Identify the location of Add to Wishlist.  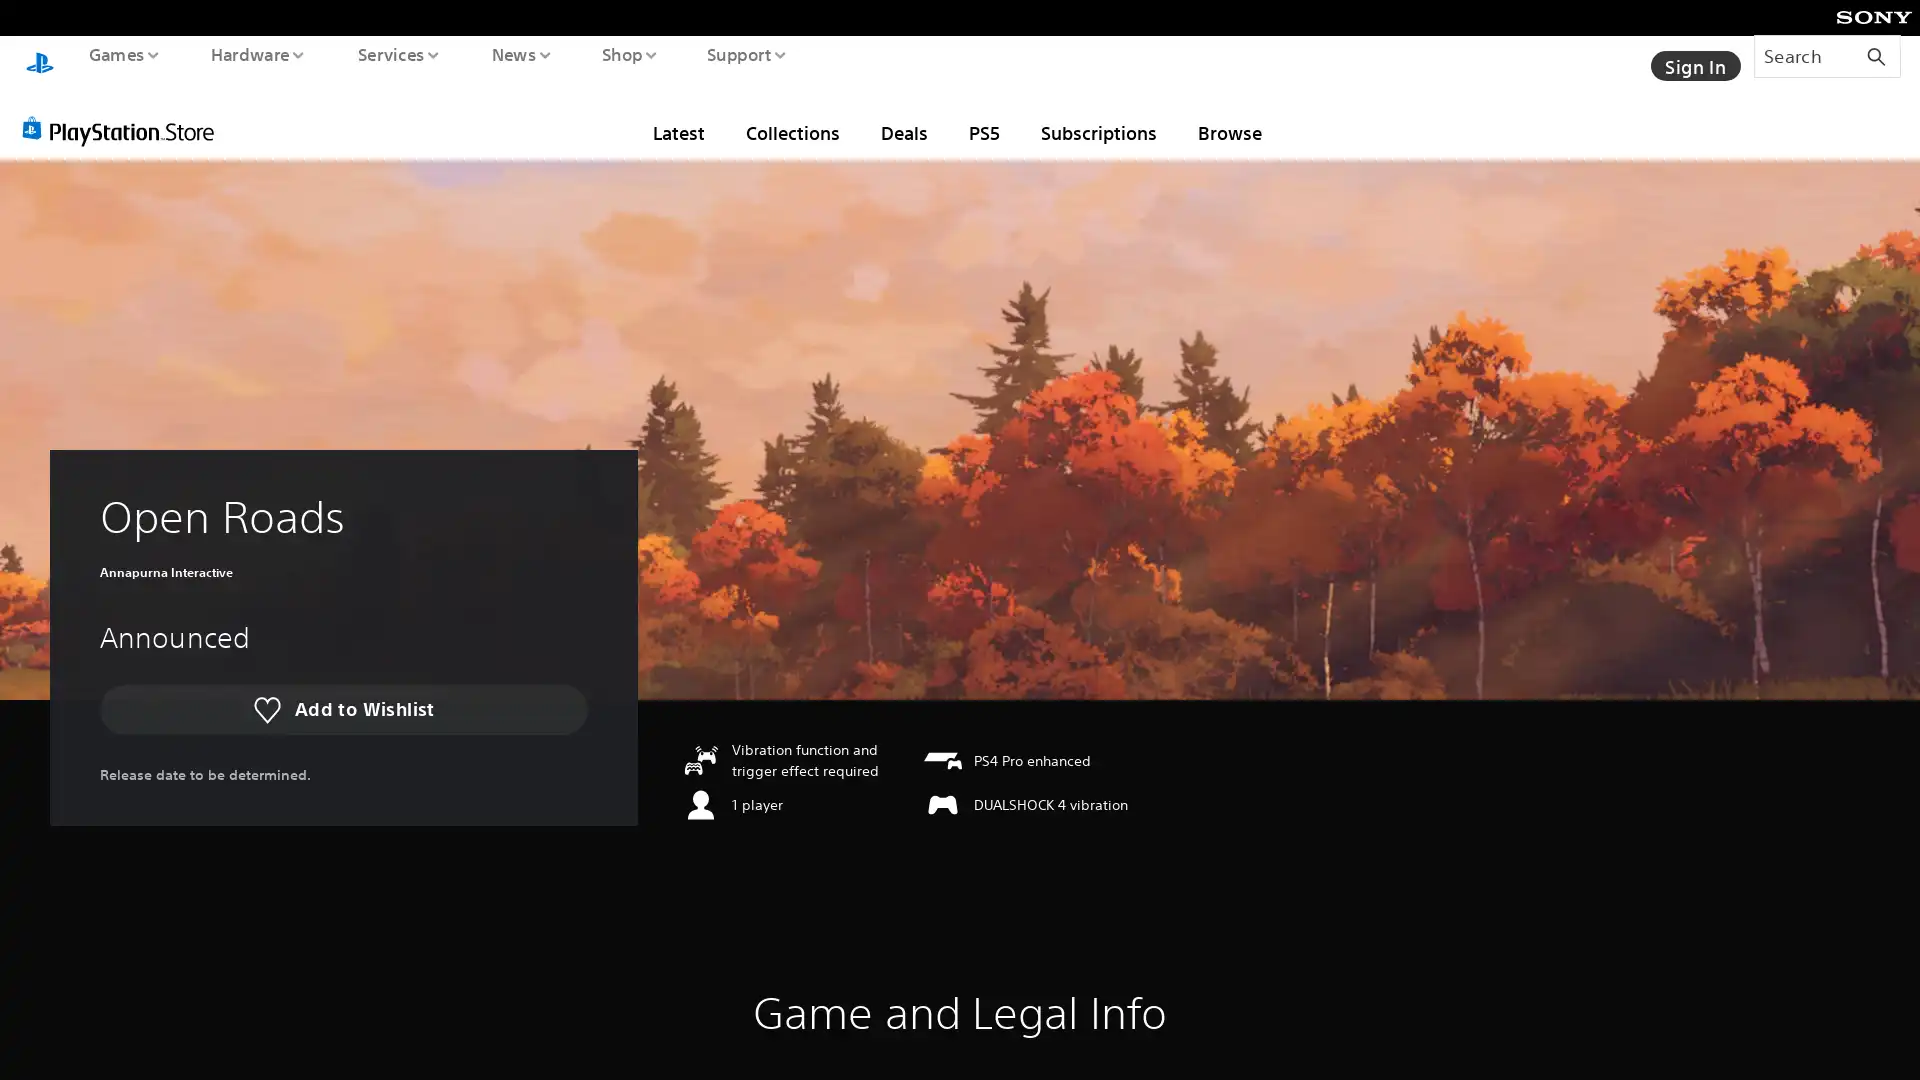
(343, 689).